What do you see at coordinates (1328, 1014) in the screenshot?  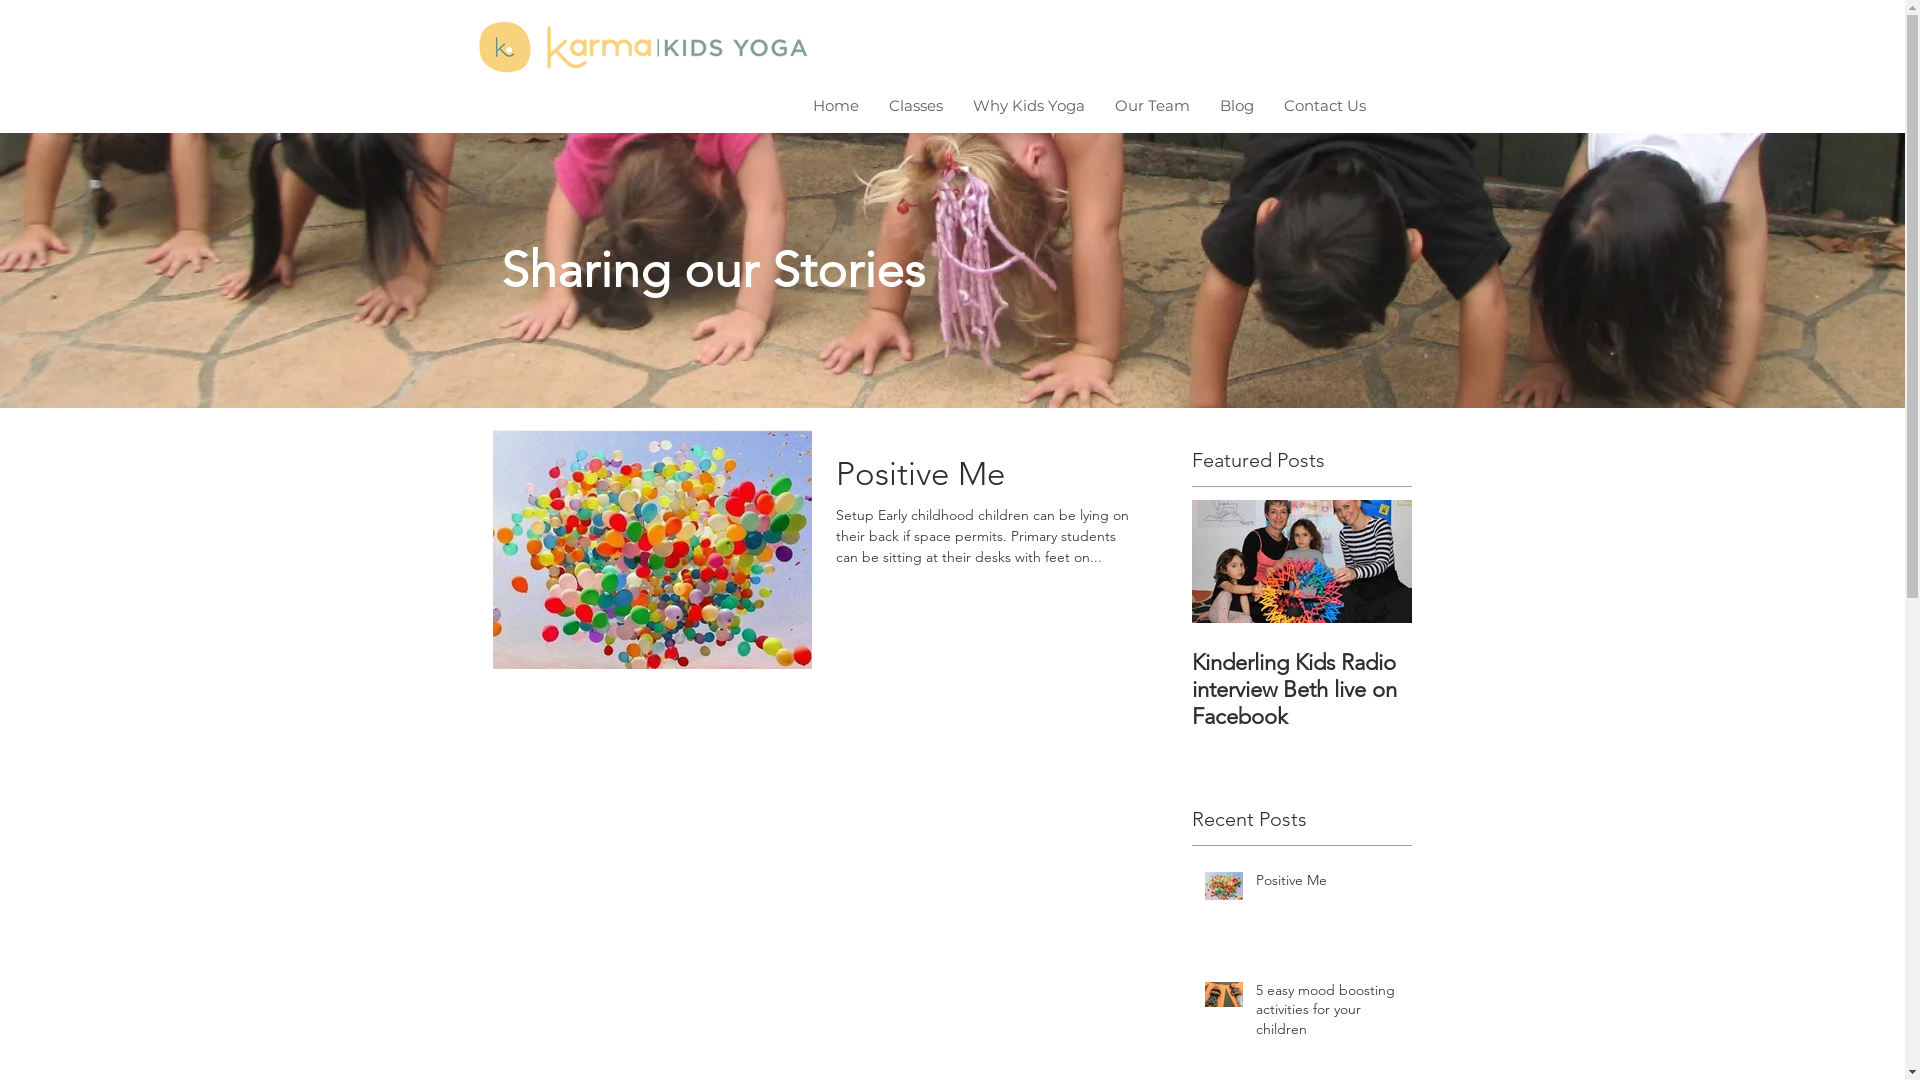 I see `'5 easy mood boosting activities for your children'` at bounding box center [1328, 1014].